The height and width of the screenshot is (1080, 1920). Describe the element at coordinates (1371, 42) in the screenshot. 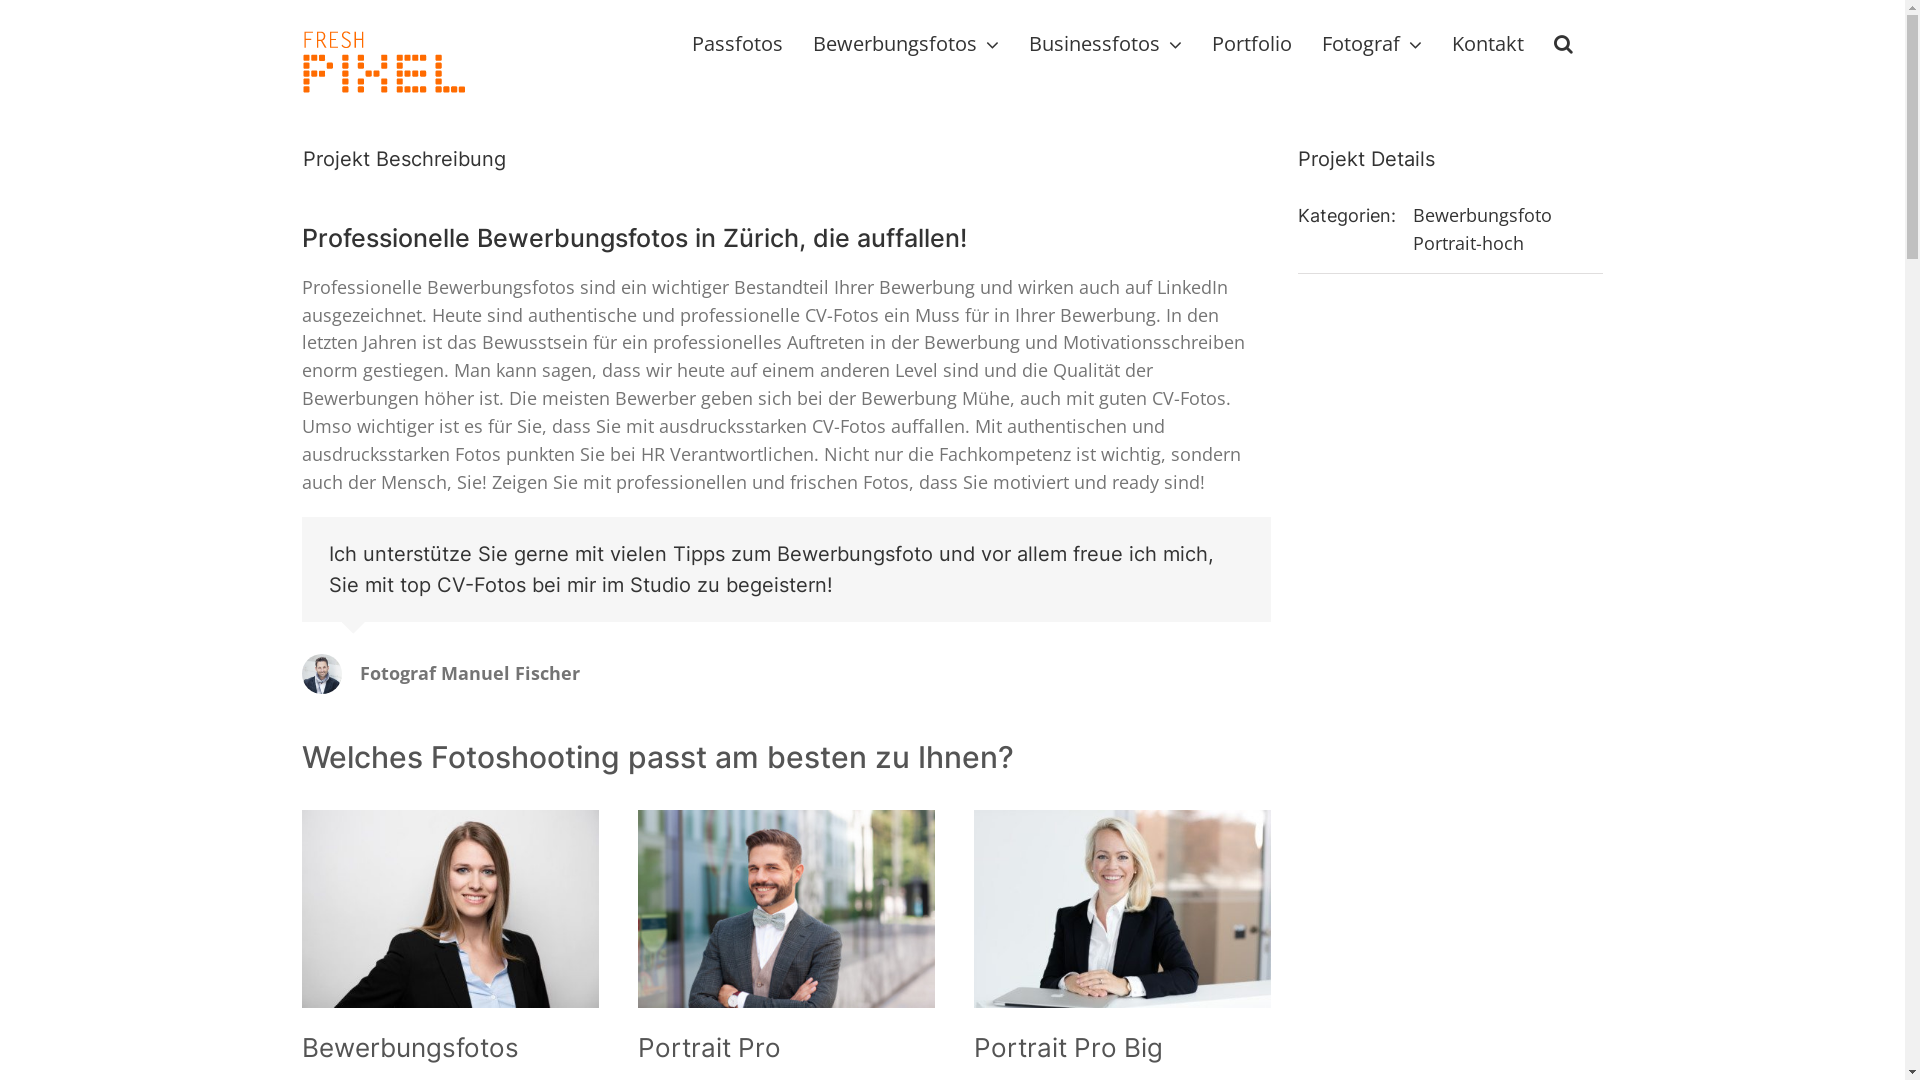

I see `'Fotograf'` at that location.